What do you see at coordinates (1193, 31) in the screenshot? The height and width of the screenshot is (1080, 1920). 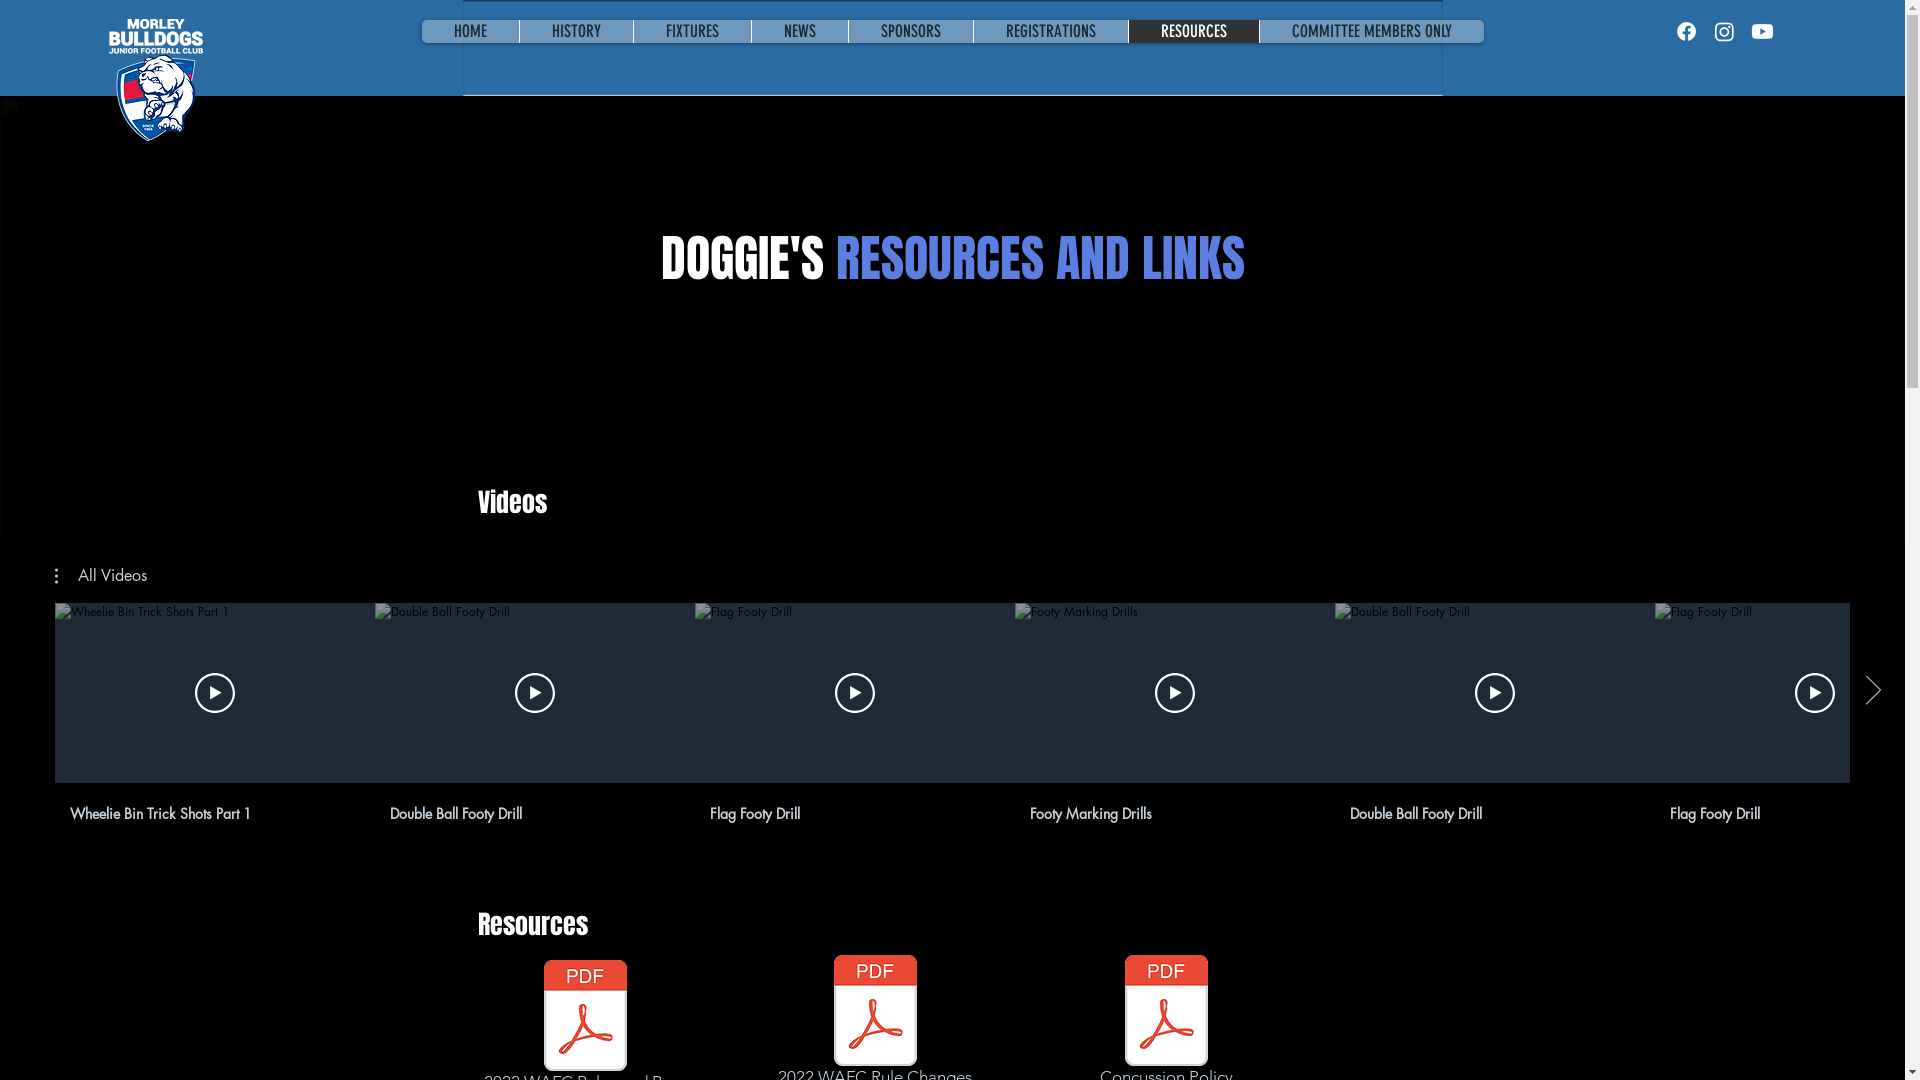 I see `'RESOURCES'` at bounding box center [1193, 31].